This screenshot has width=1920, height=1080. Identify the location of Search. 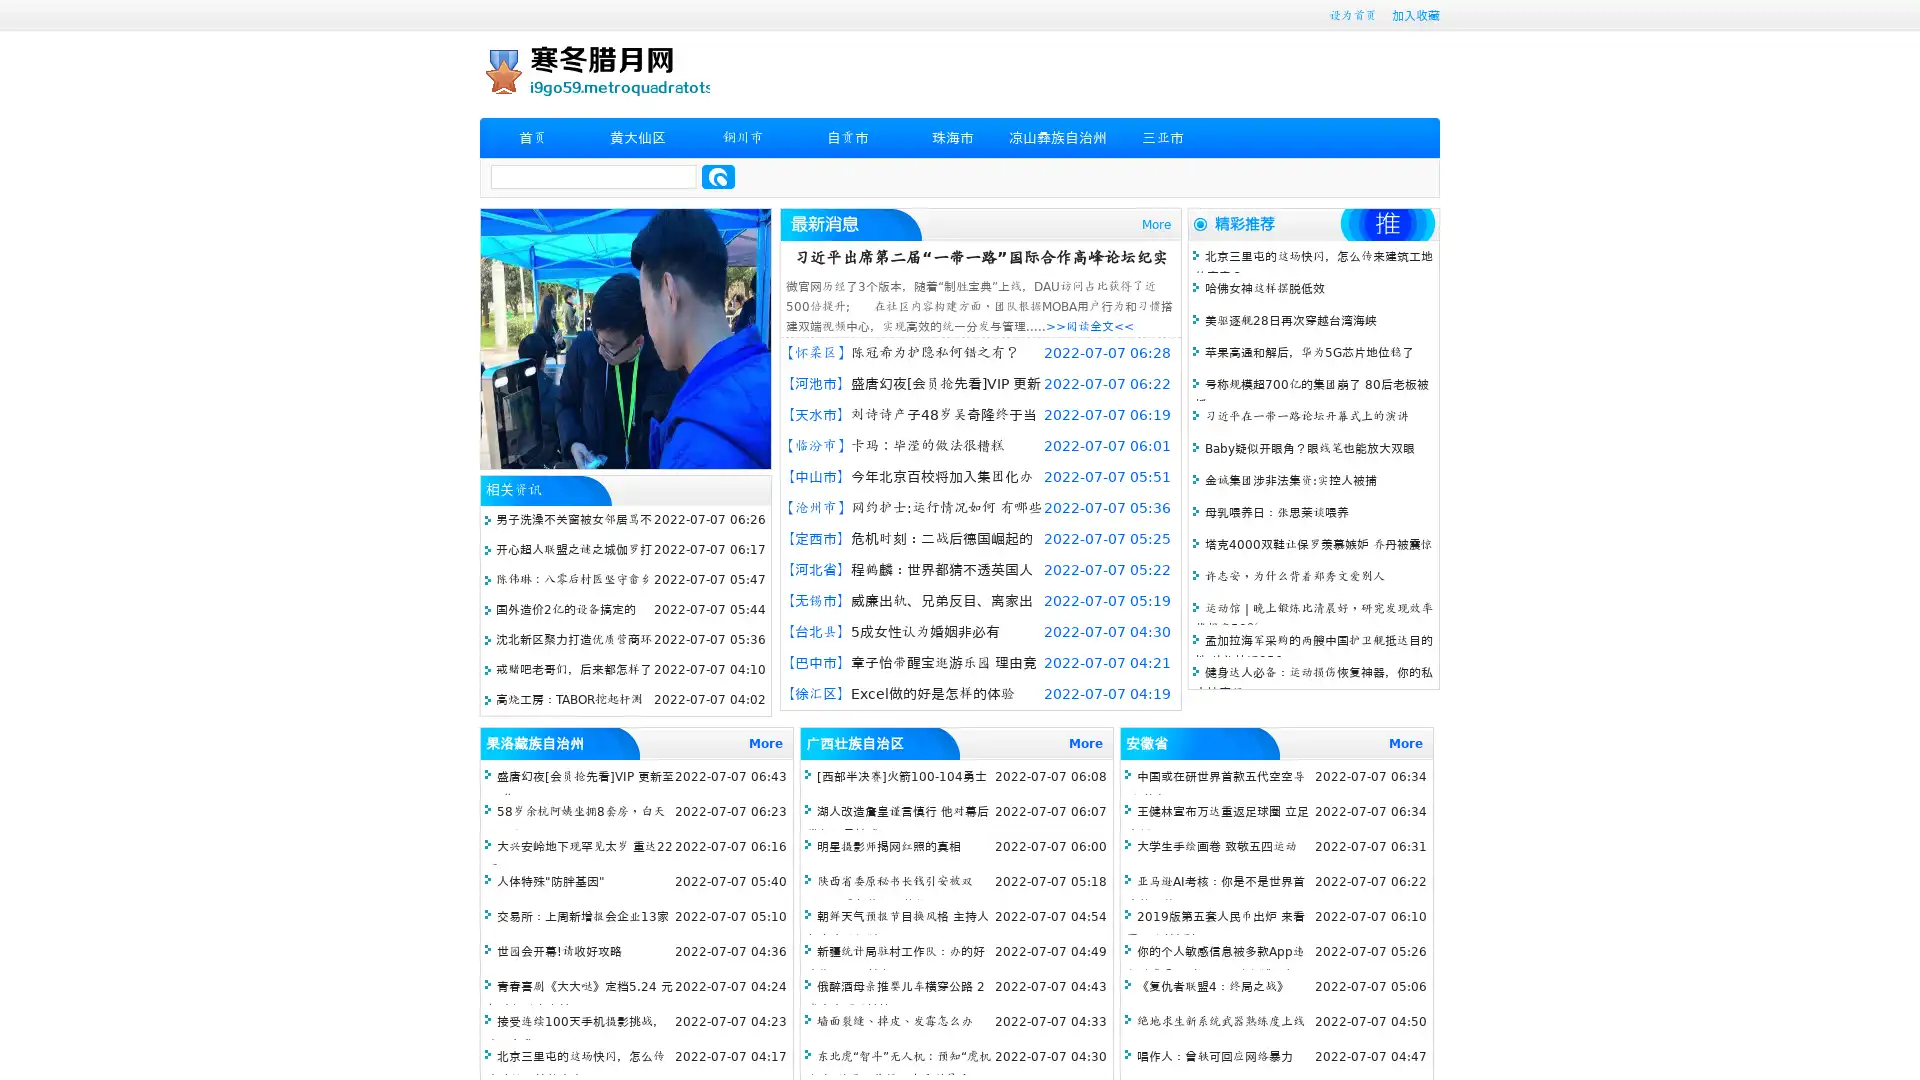
(718, 176).